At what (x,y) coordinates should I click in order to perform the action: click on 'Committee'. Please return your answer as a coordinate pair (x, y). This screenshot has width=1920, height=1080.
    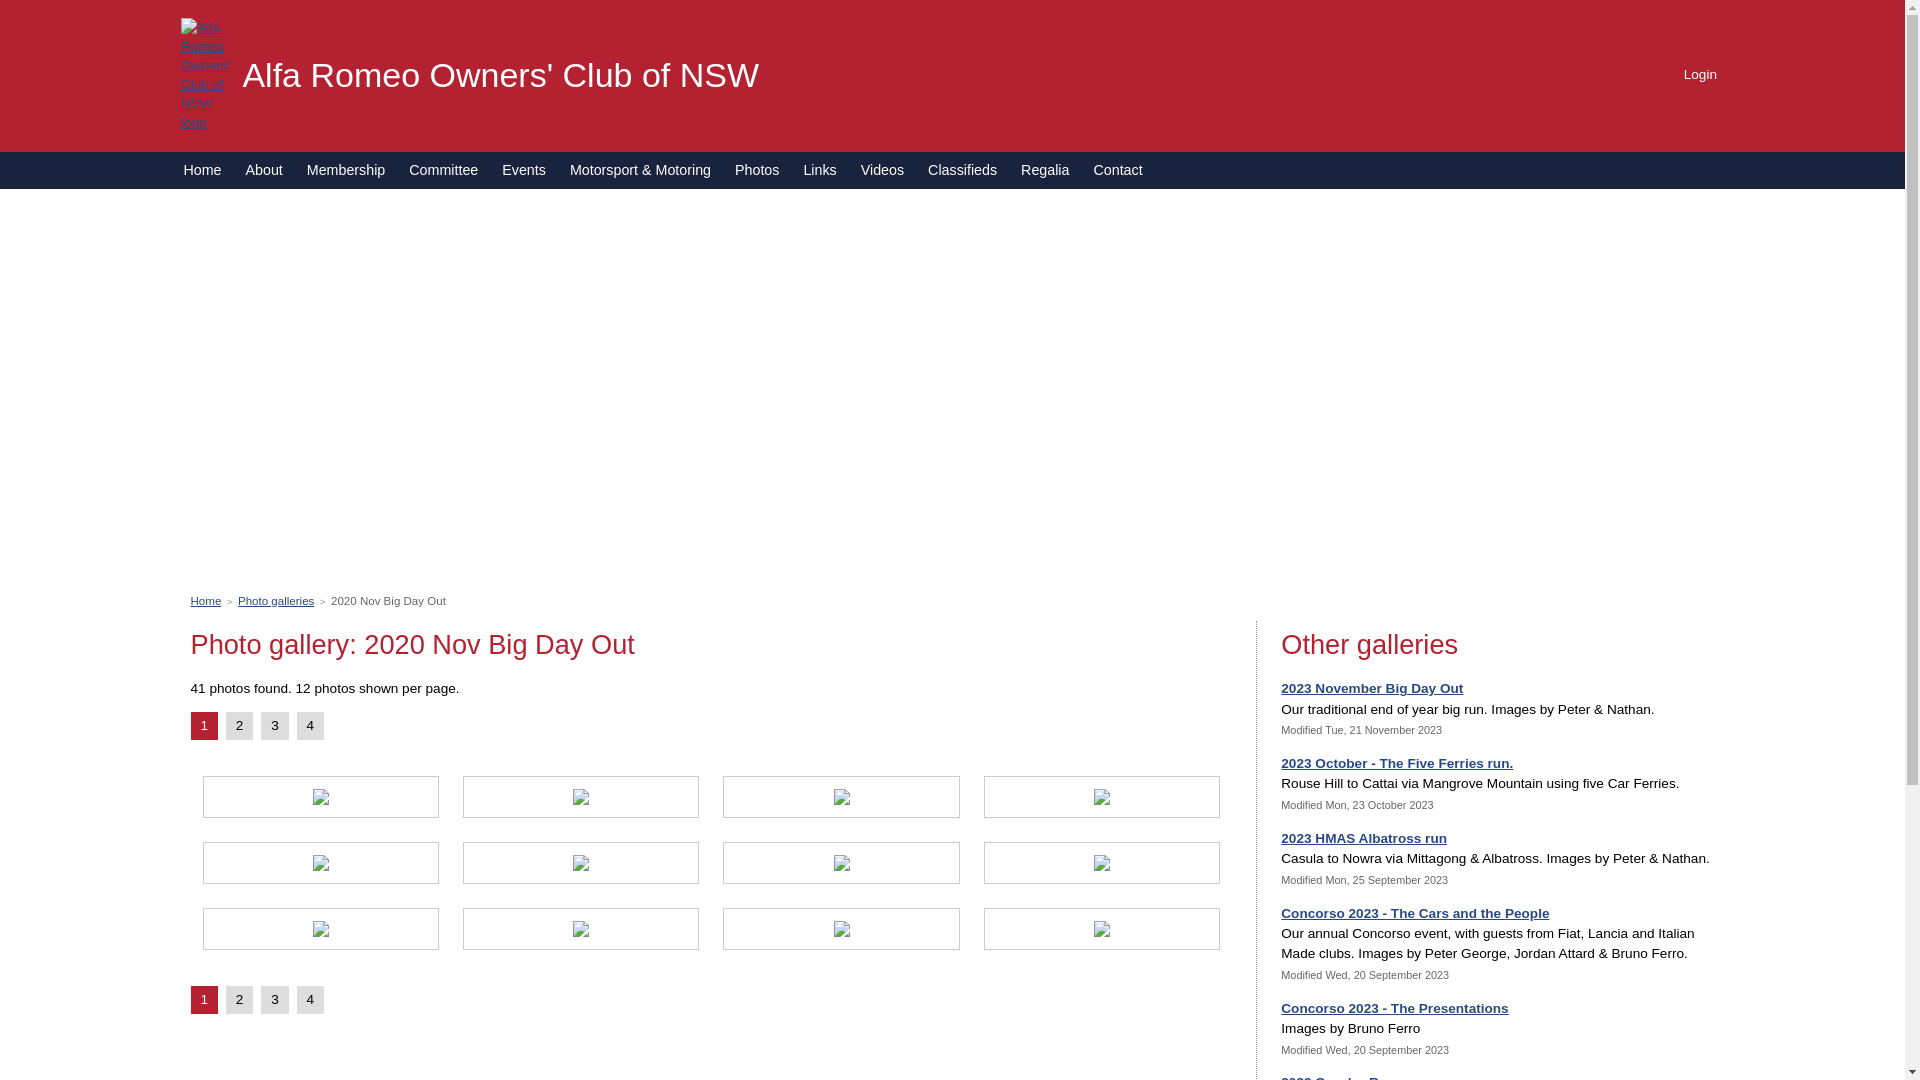
    Looking at the image, I should click on (442, 168).